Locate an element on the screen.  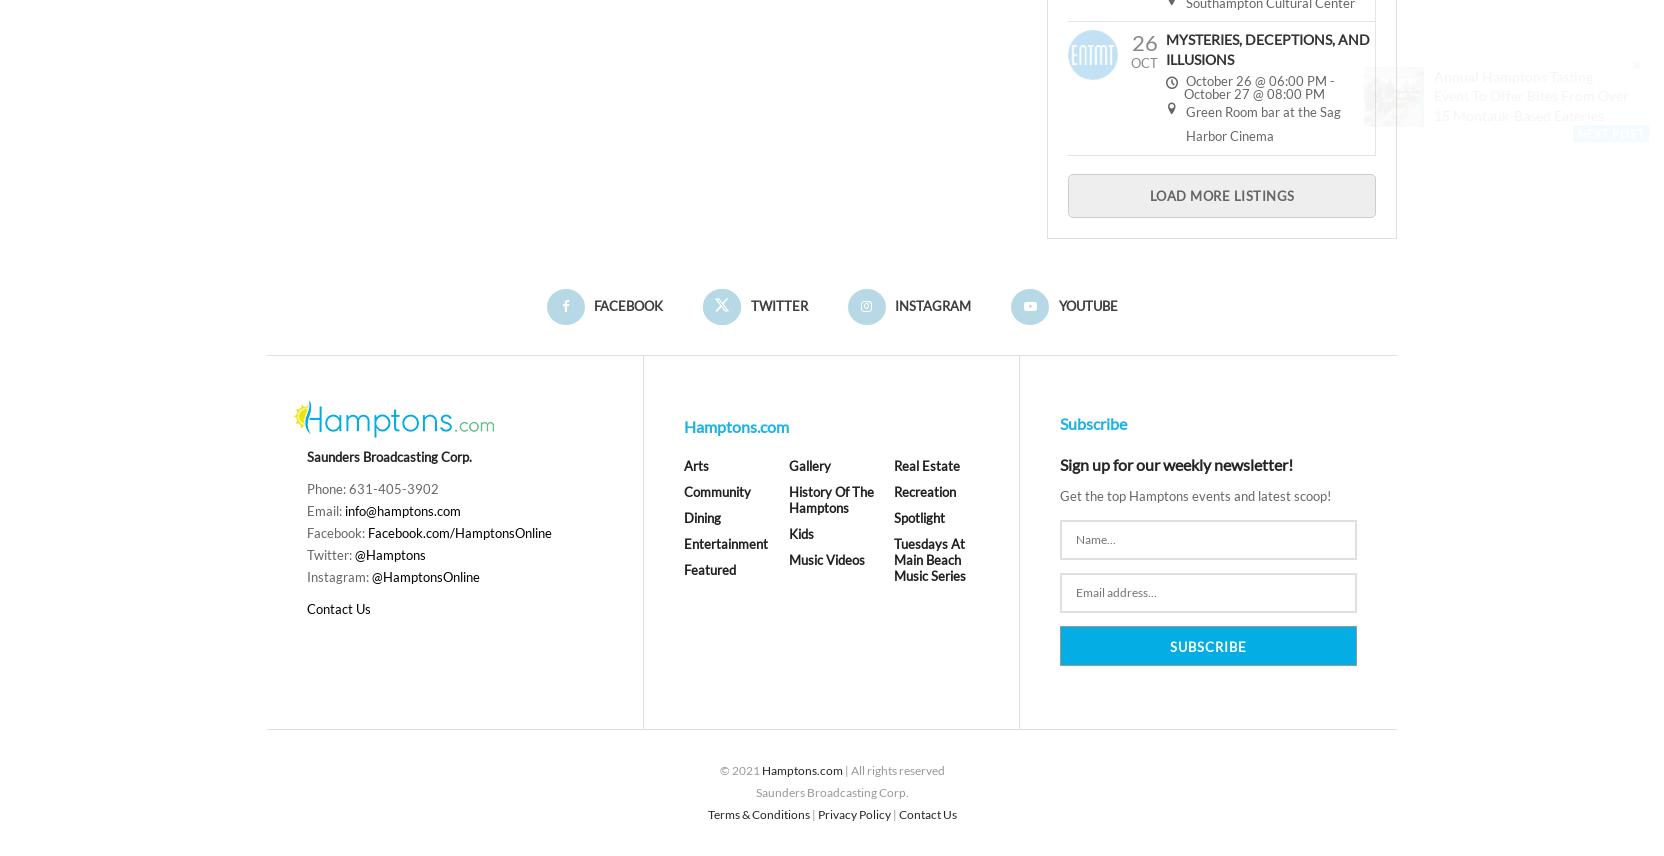
'Music Videos' is located at coordinates (826, 558).